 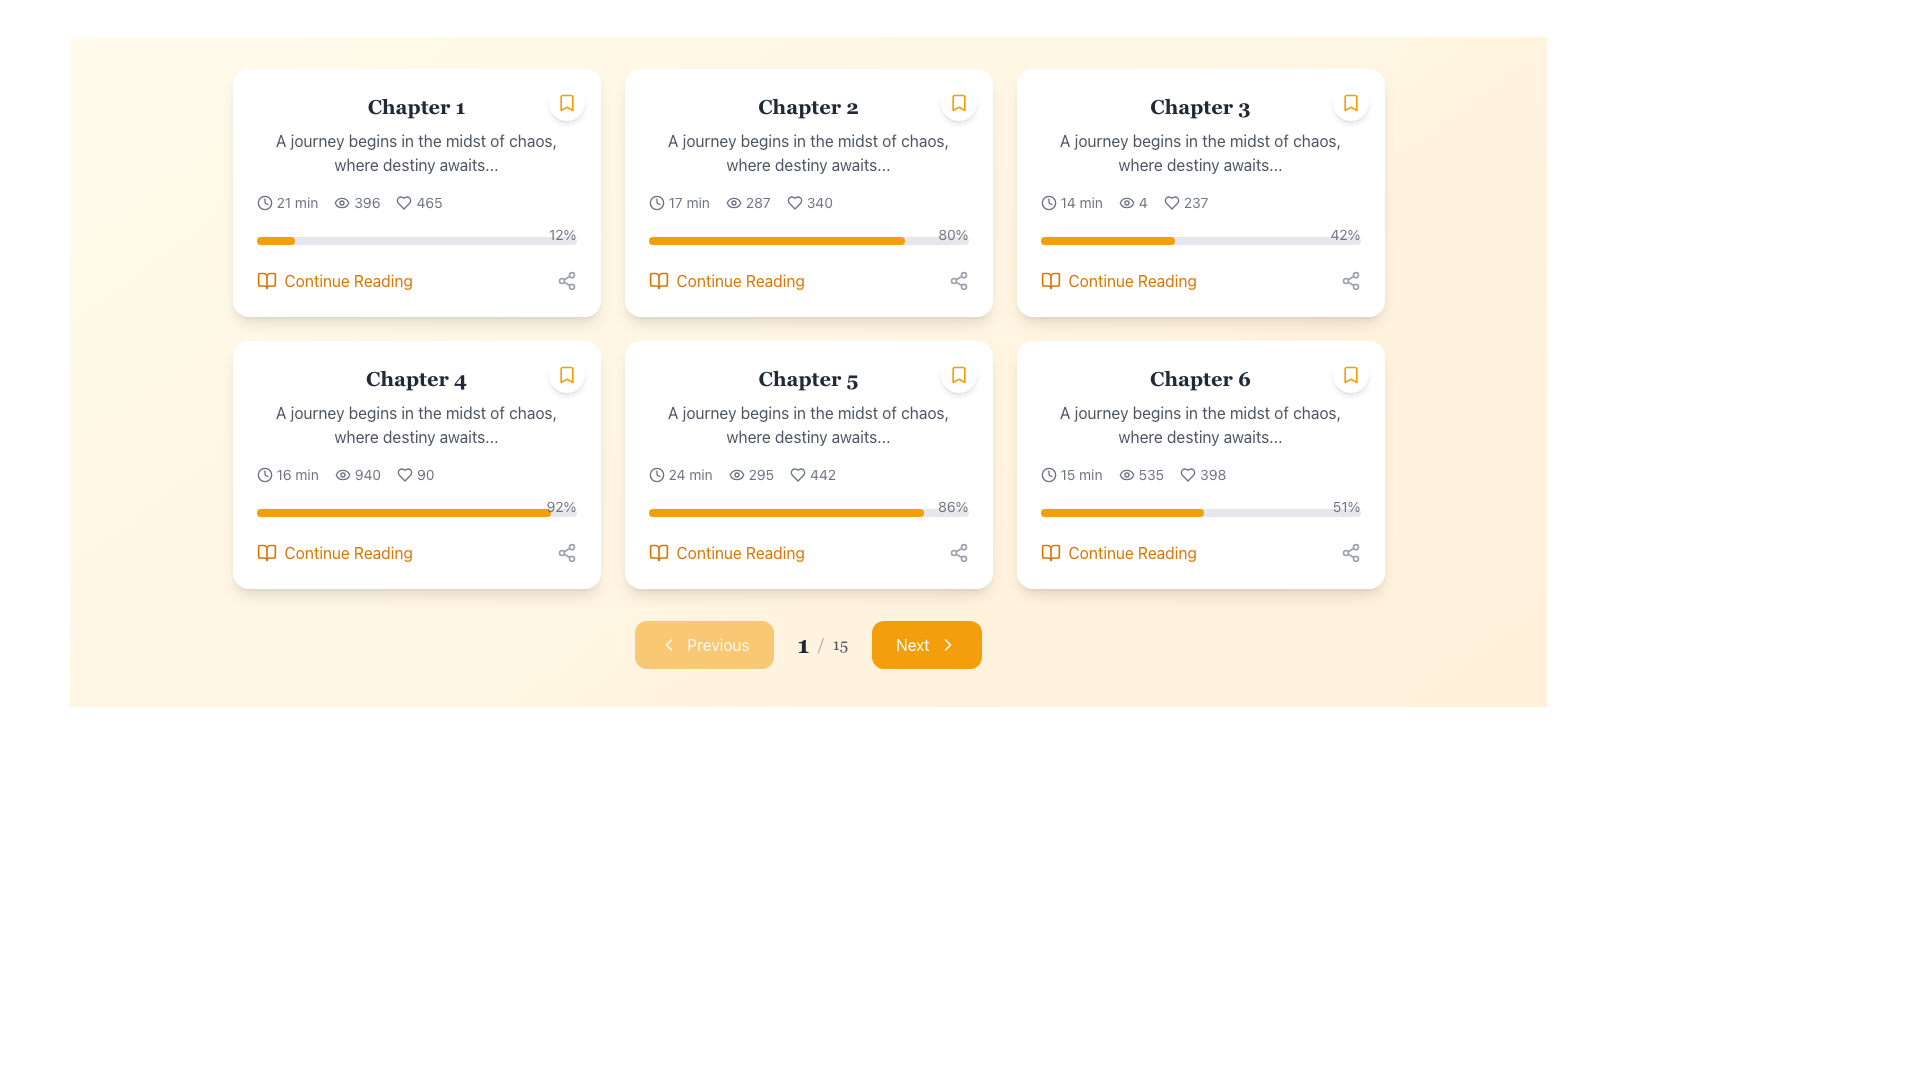 What do you see at coordinates (415, 235) in the screenshot?
I see `progress value displayed on the progress bar located in the Chapter 1 card, which is horizontally aligned below the numerical statistics and above the 'Continue Reading' button` at bounding box center [415, 235].